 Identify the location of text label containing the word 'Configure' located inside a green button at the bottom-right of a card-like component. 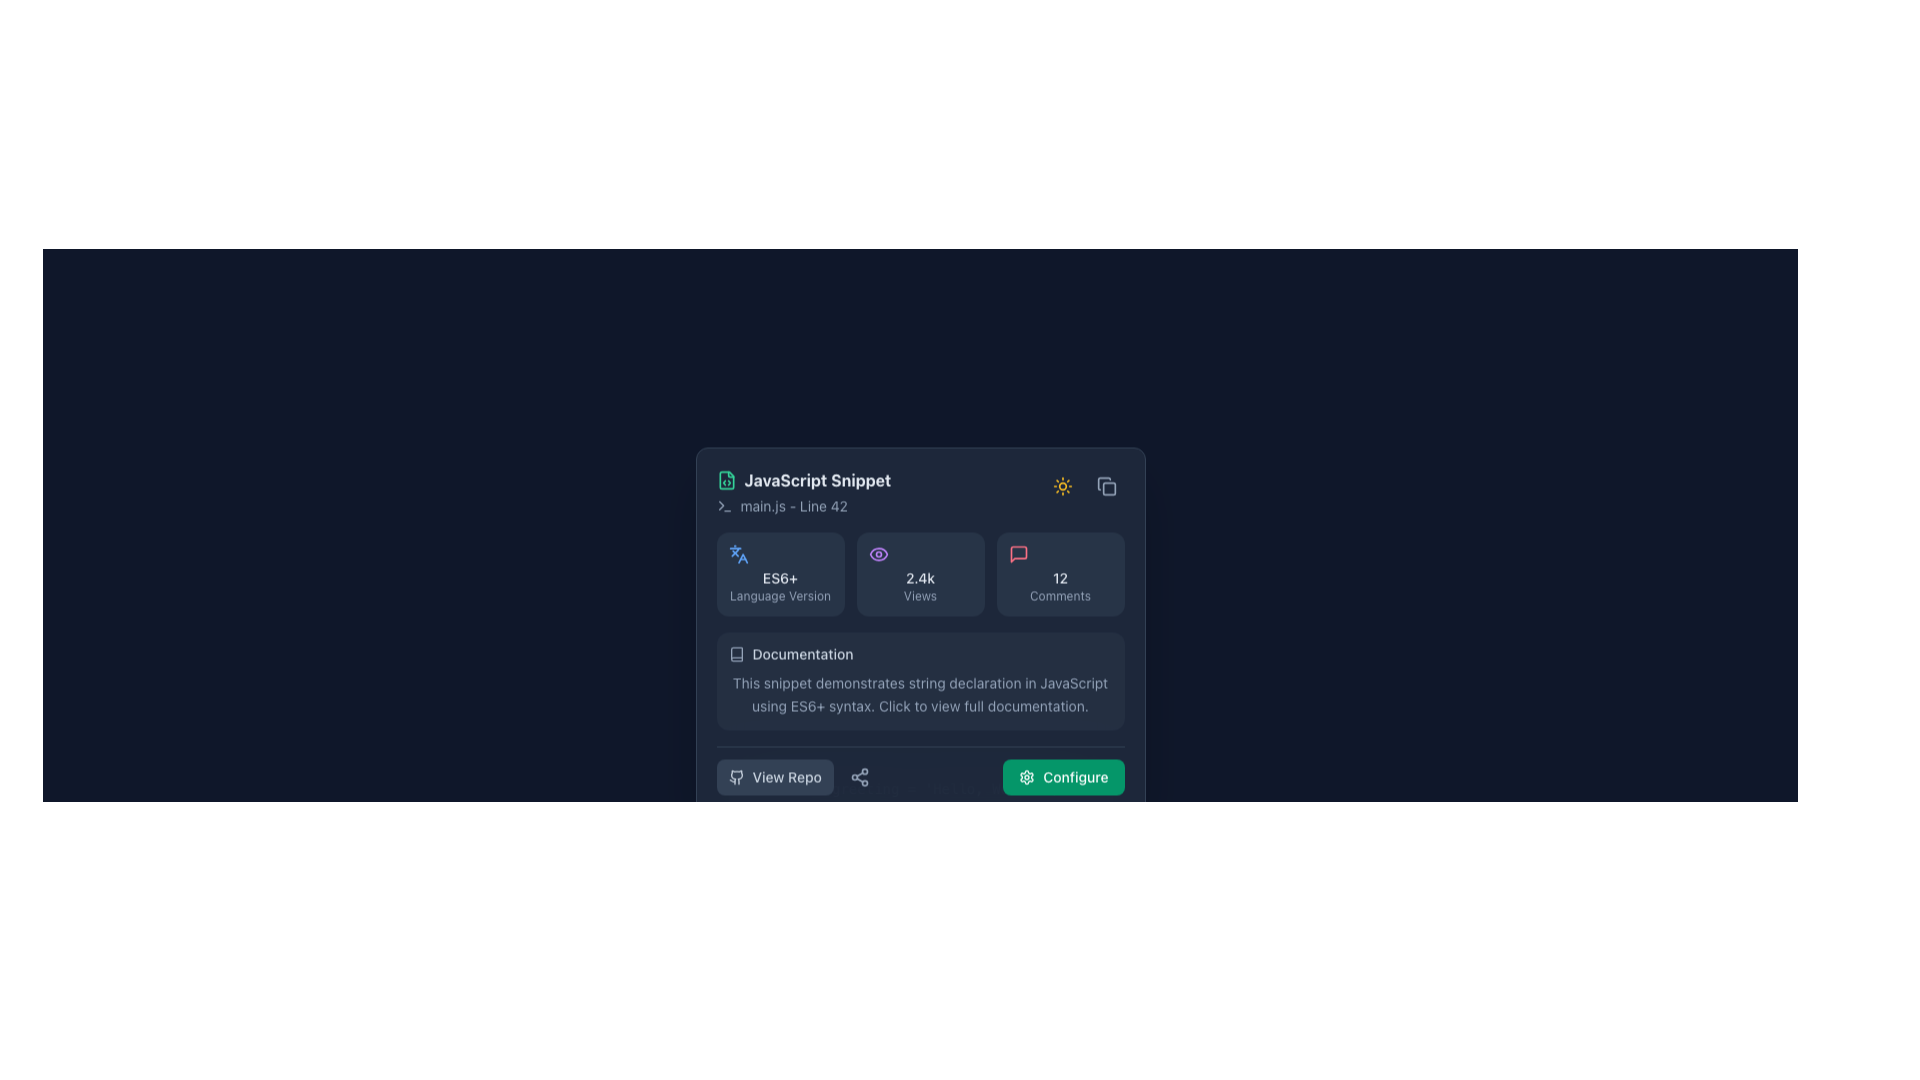
(1074, 775).